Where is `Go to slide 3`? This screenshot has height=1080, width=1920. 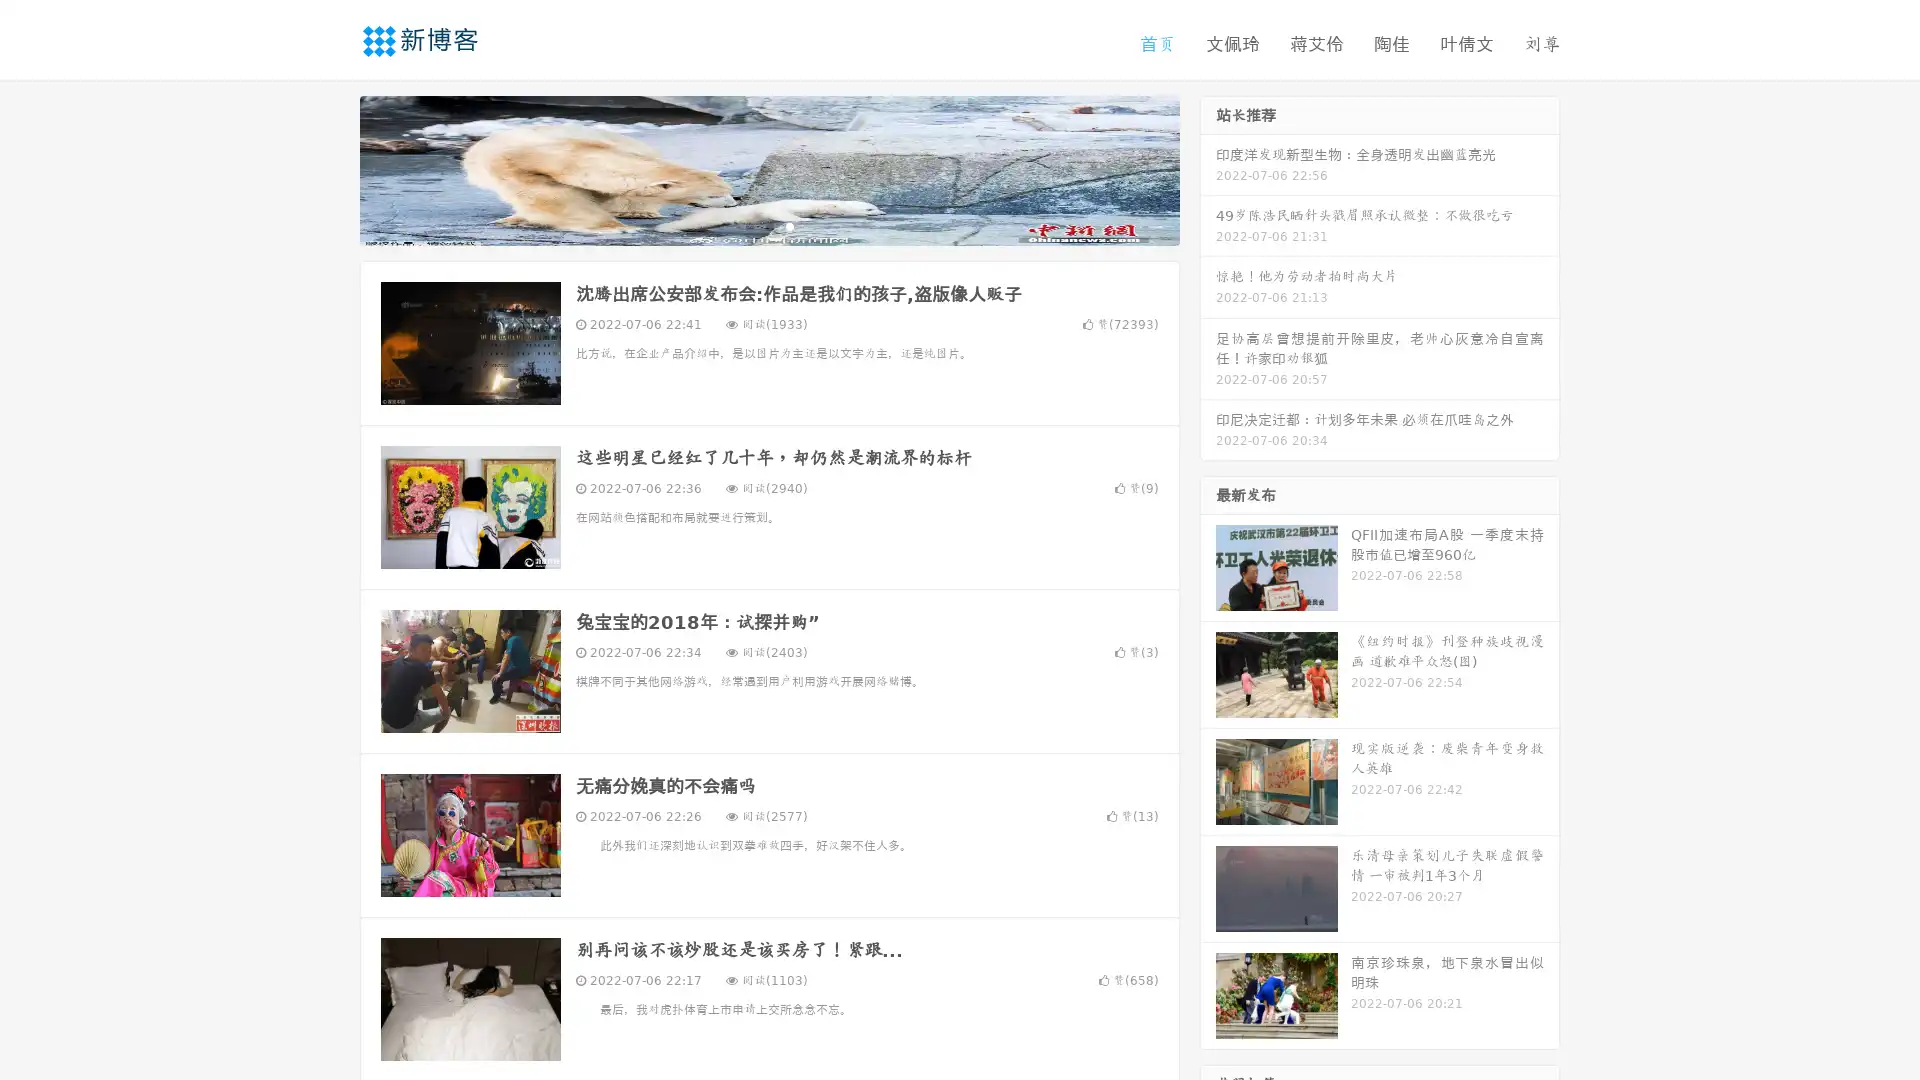
Go to slide 3 is located at coordinates (789, 225).